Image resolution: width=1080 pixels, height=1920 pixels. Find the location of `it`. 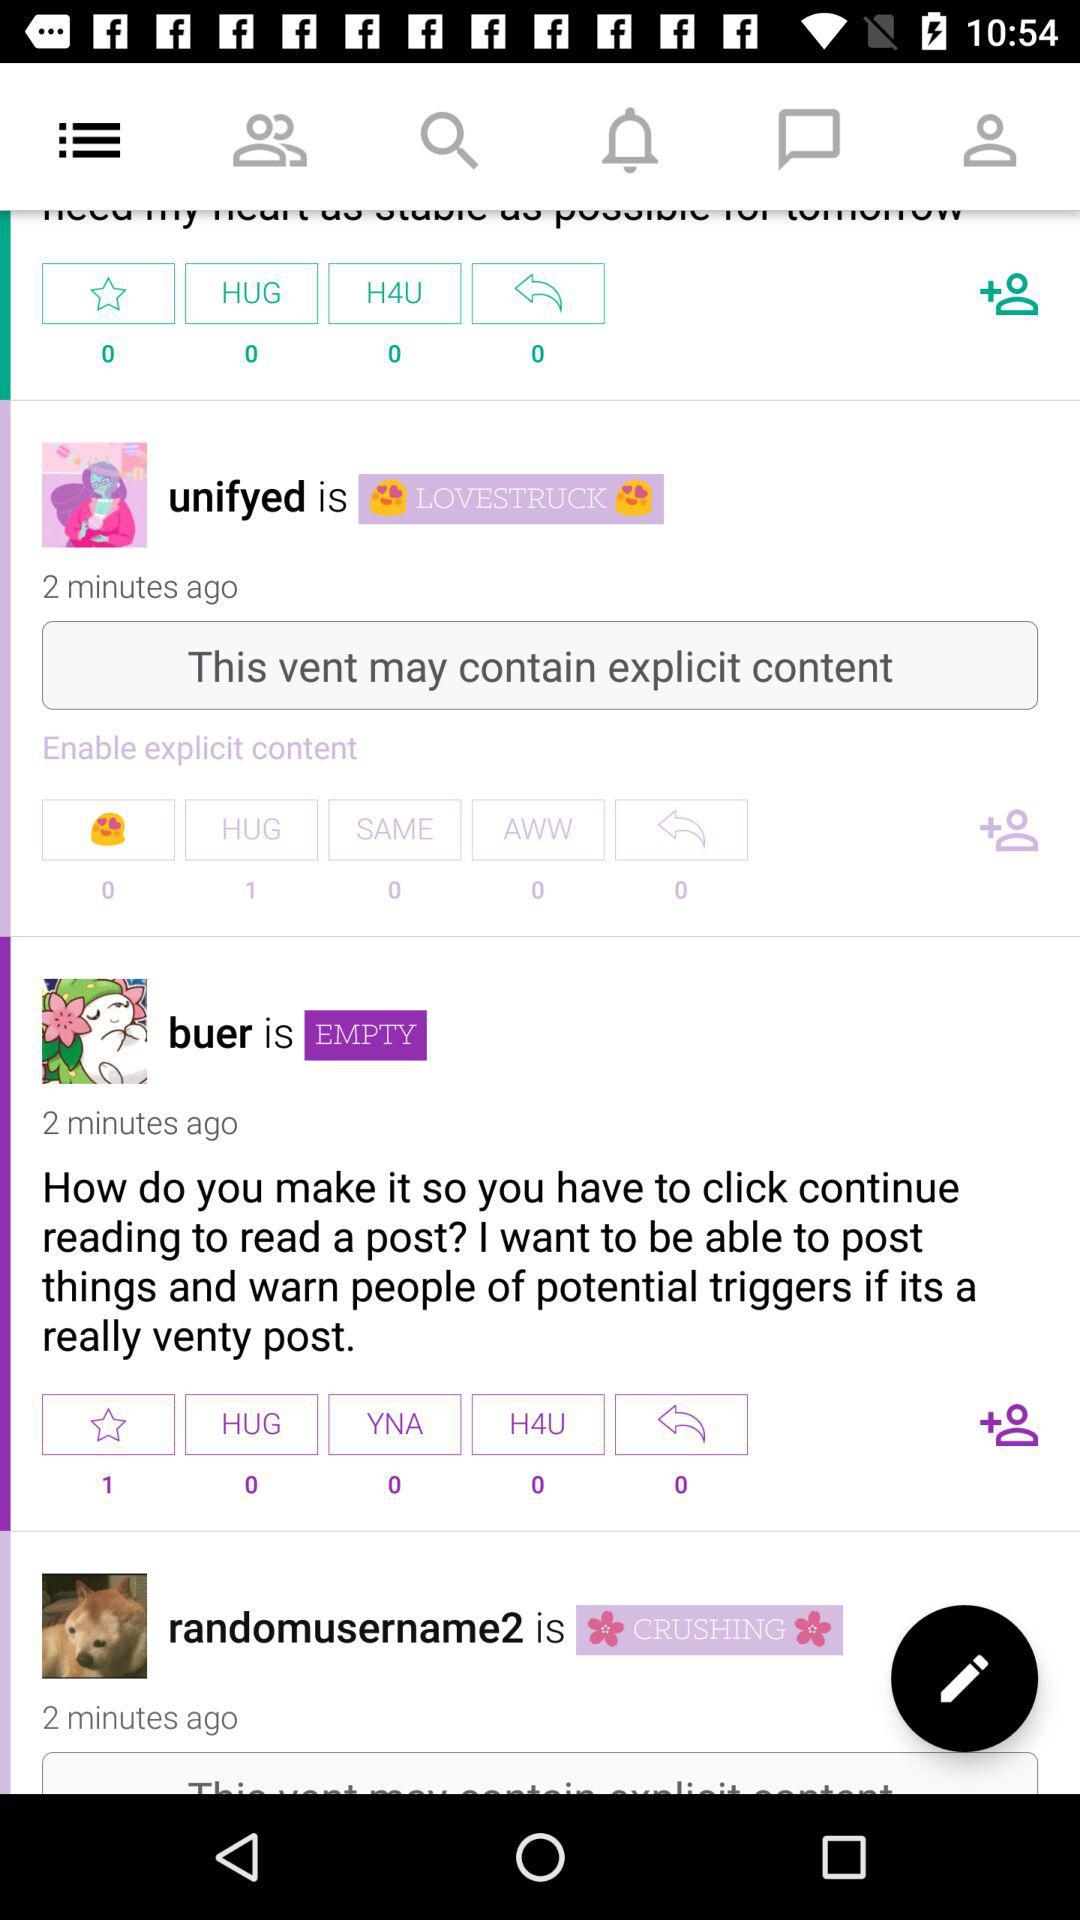

it is located at coordinates (108, 1423).